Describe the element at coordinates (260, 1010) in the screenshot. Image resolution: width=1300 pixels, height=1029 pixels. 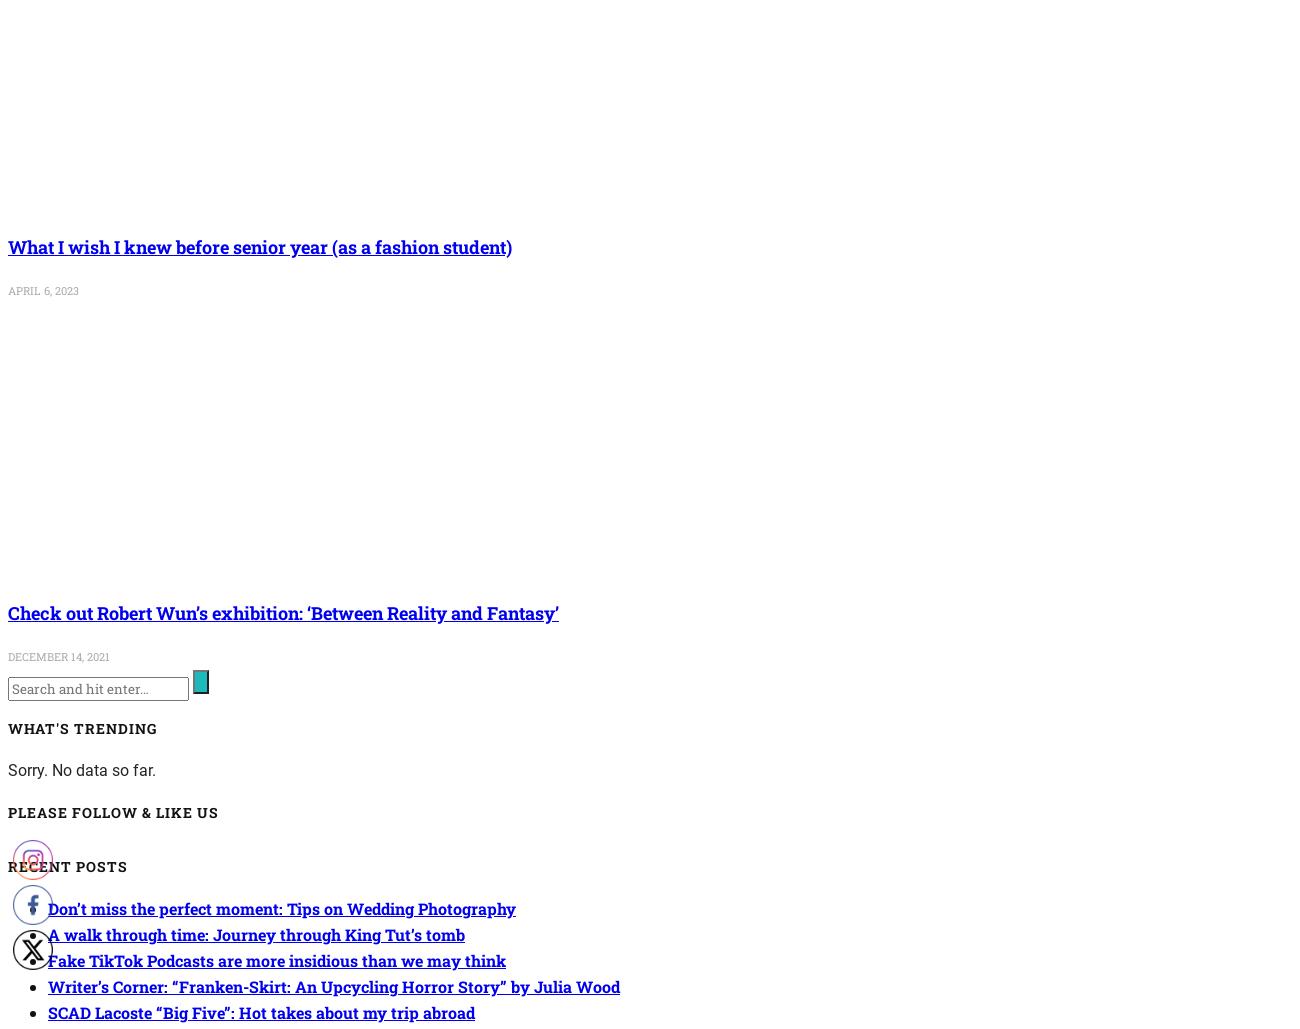
I see `'SCAD Lacoste “Big Five”: Hot takes about my trip abroad'` at that location.